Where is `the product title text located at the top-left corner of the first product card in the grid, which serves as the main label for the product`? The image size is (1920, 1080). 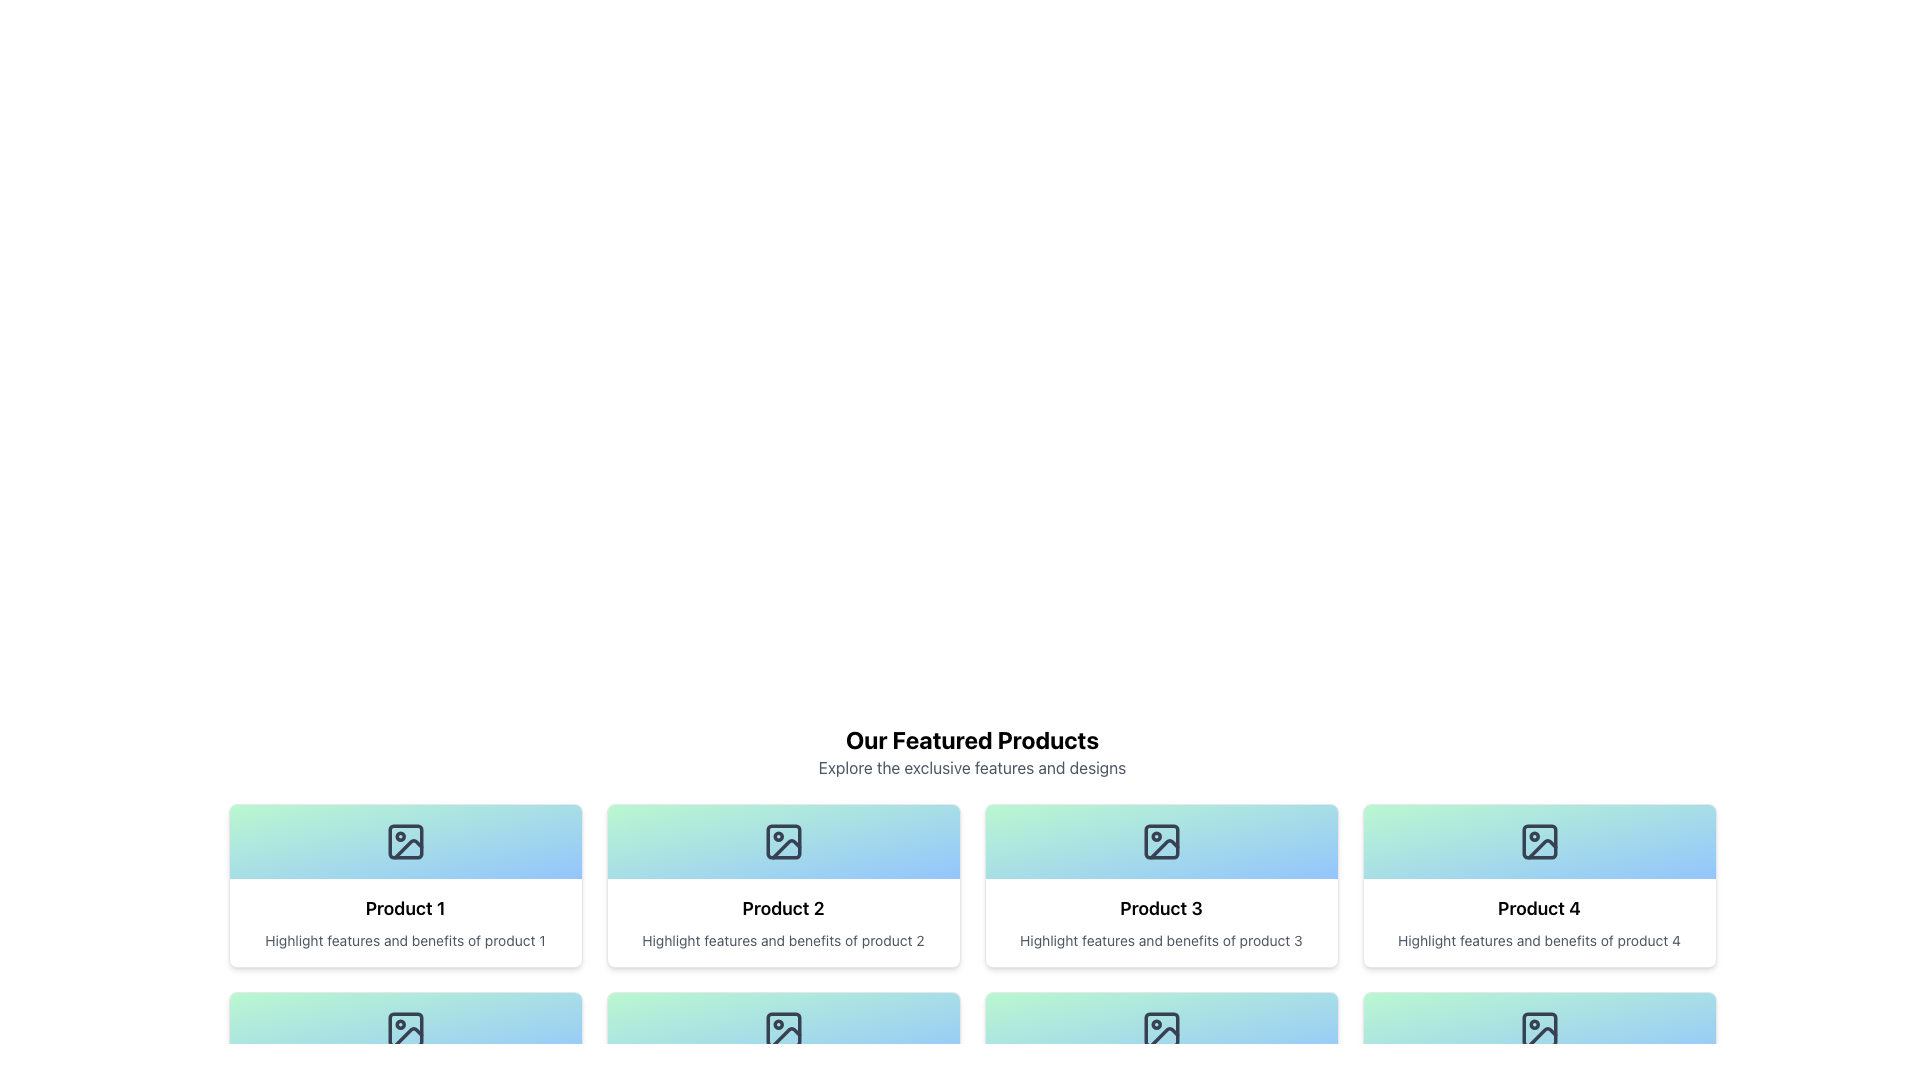
the product title text located at the top-left corner of the first product card in the grid, which serves as the main label for the product is located at coordinates (404, 909).